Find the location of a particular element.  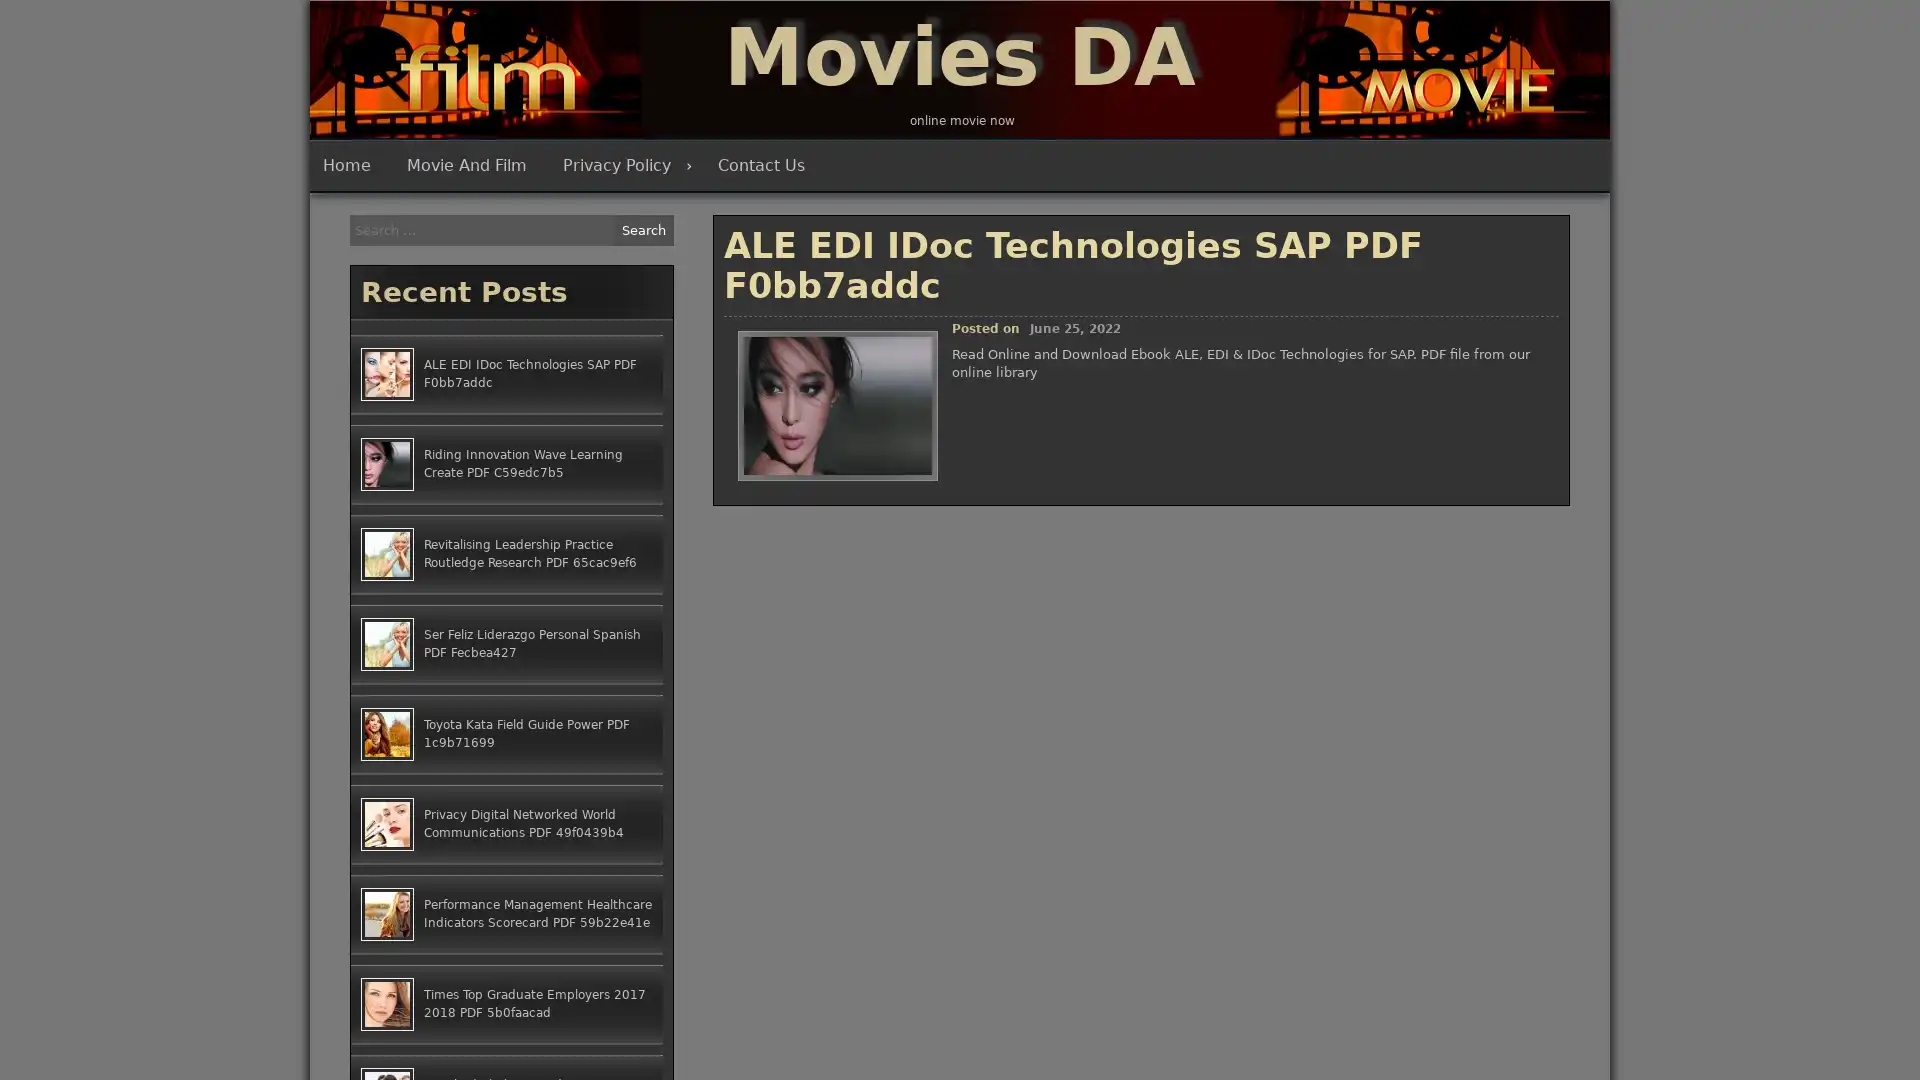

Search is located at coordinates (643, 229).